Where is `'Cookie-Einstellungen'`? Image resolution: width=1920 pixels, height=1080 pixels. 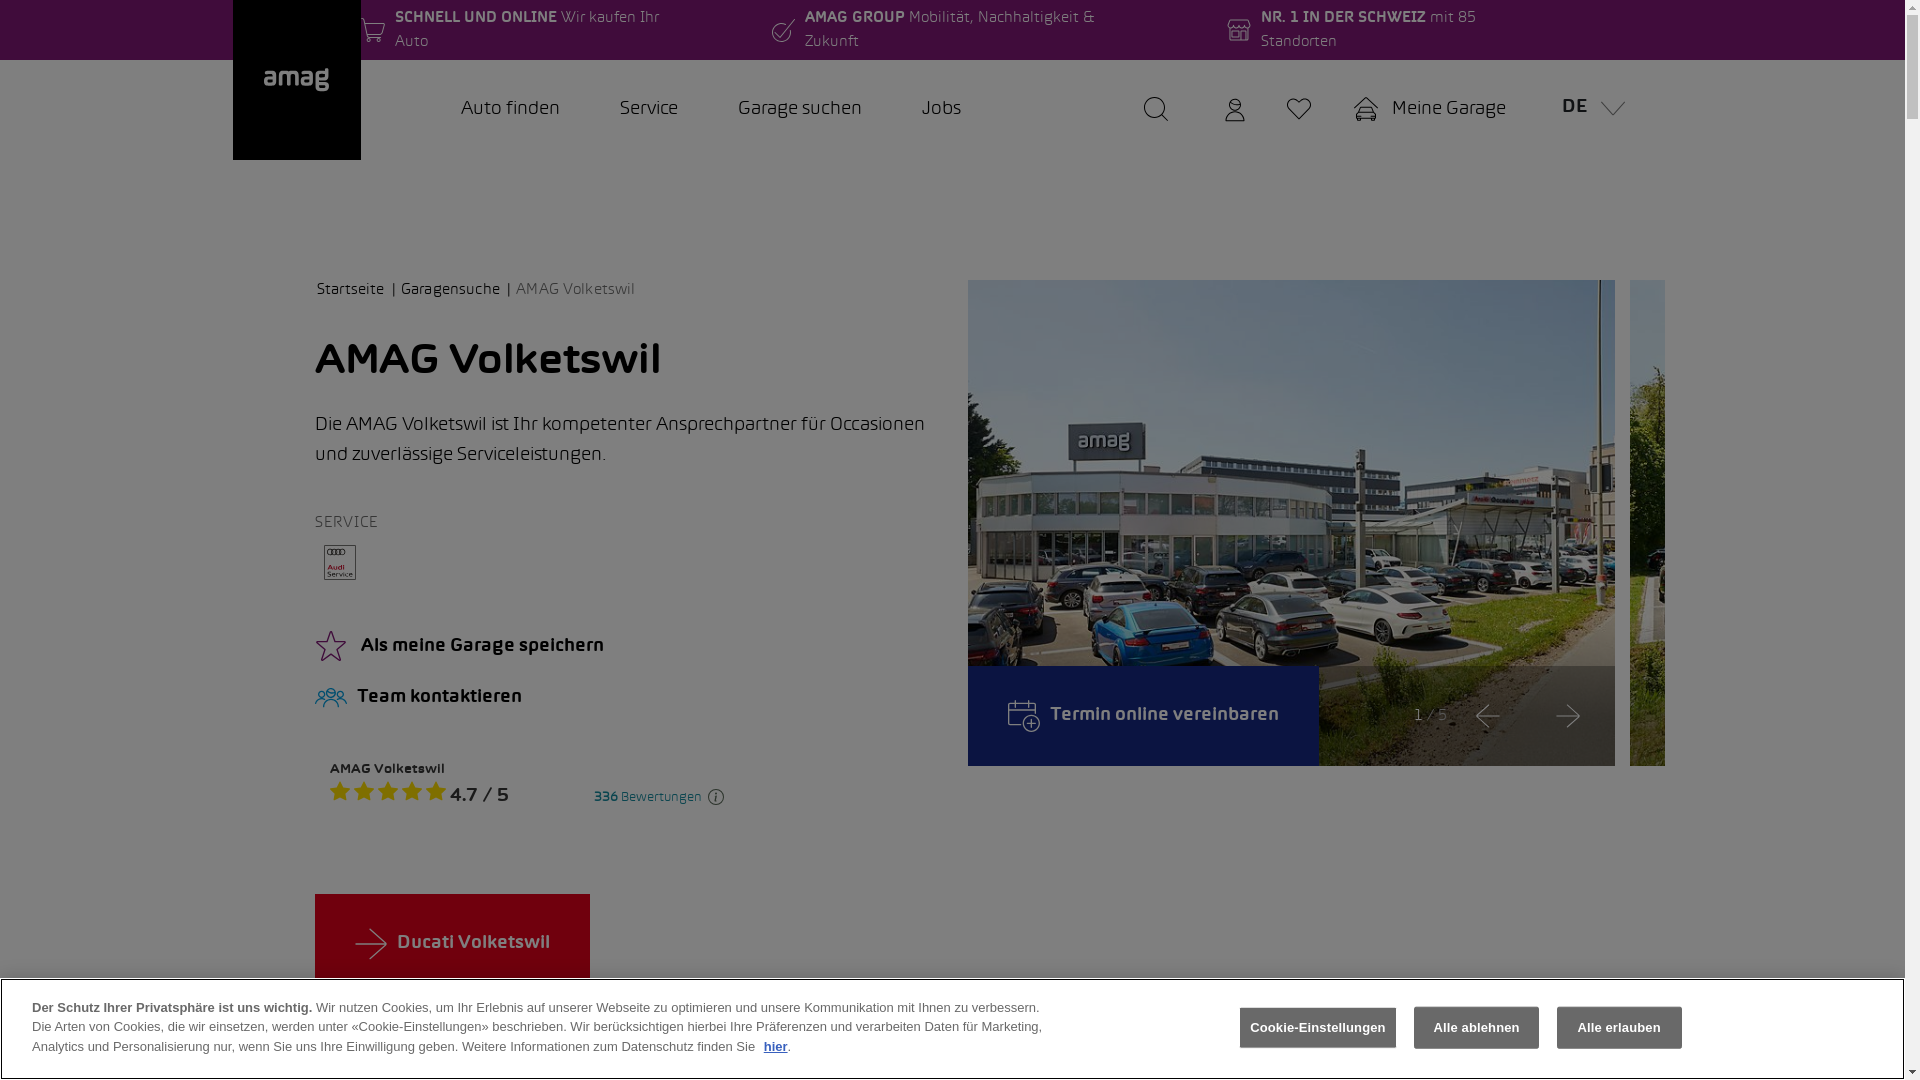 'Cookie-Einstellungen' is located at coordinates (1318, 1028).